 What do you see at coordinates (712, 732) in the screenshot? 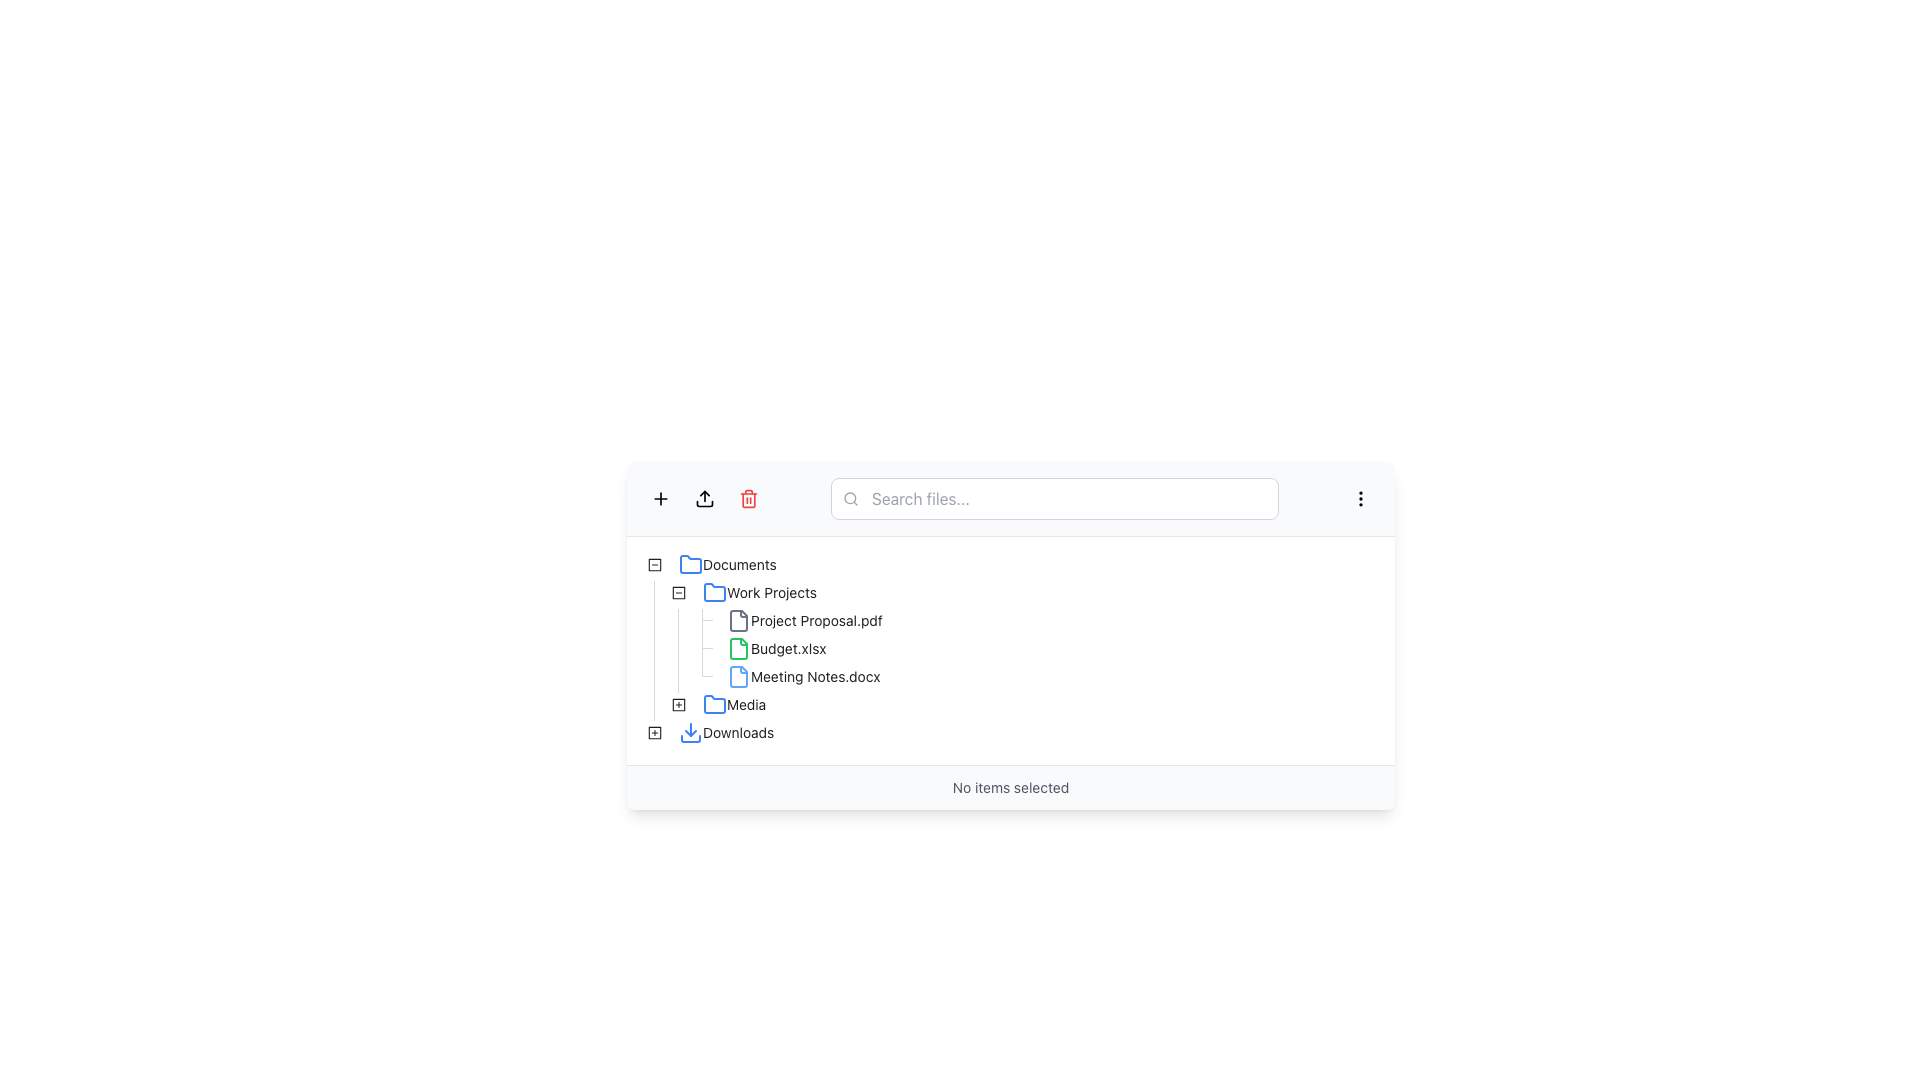
I see `the 'Downloads' tree node, which is the last item in the hierarchical file structure under the 'Media' node` at bounding box center [712, 732].